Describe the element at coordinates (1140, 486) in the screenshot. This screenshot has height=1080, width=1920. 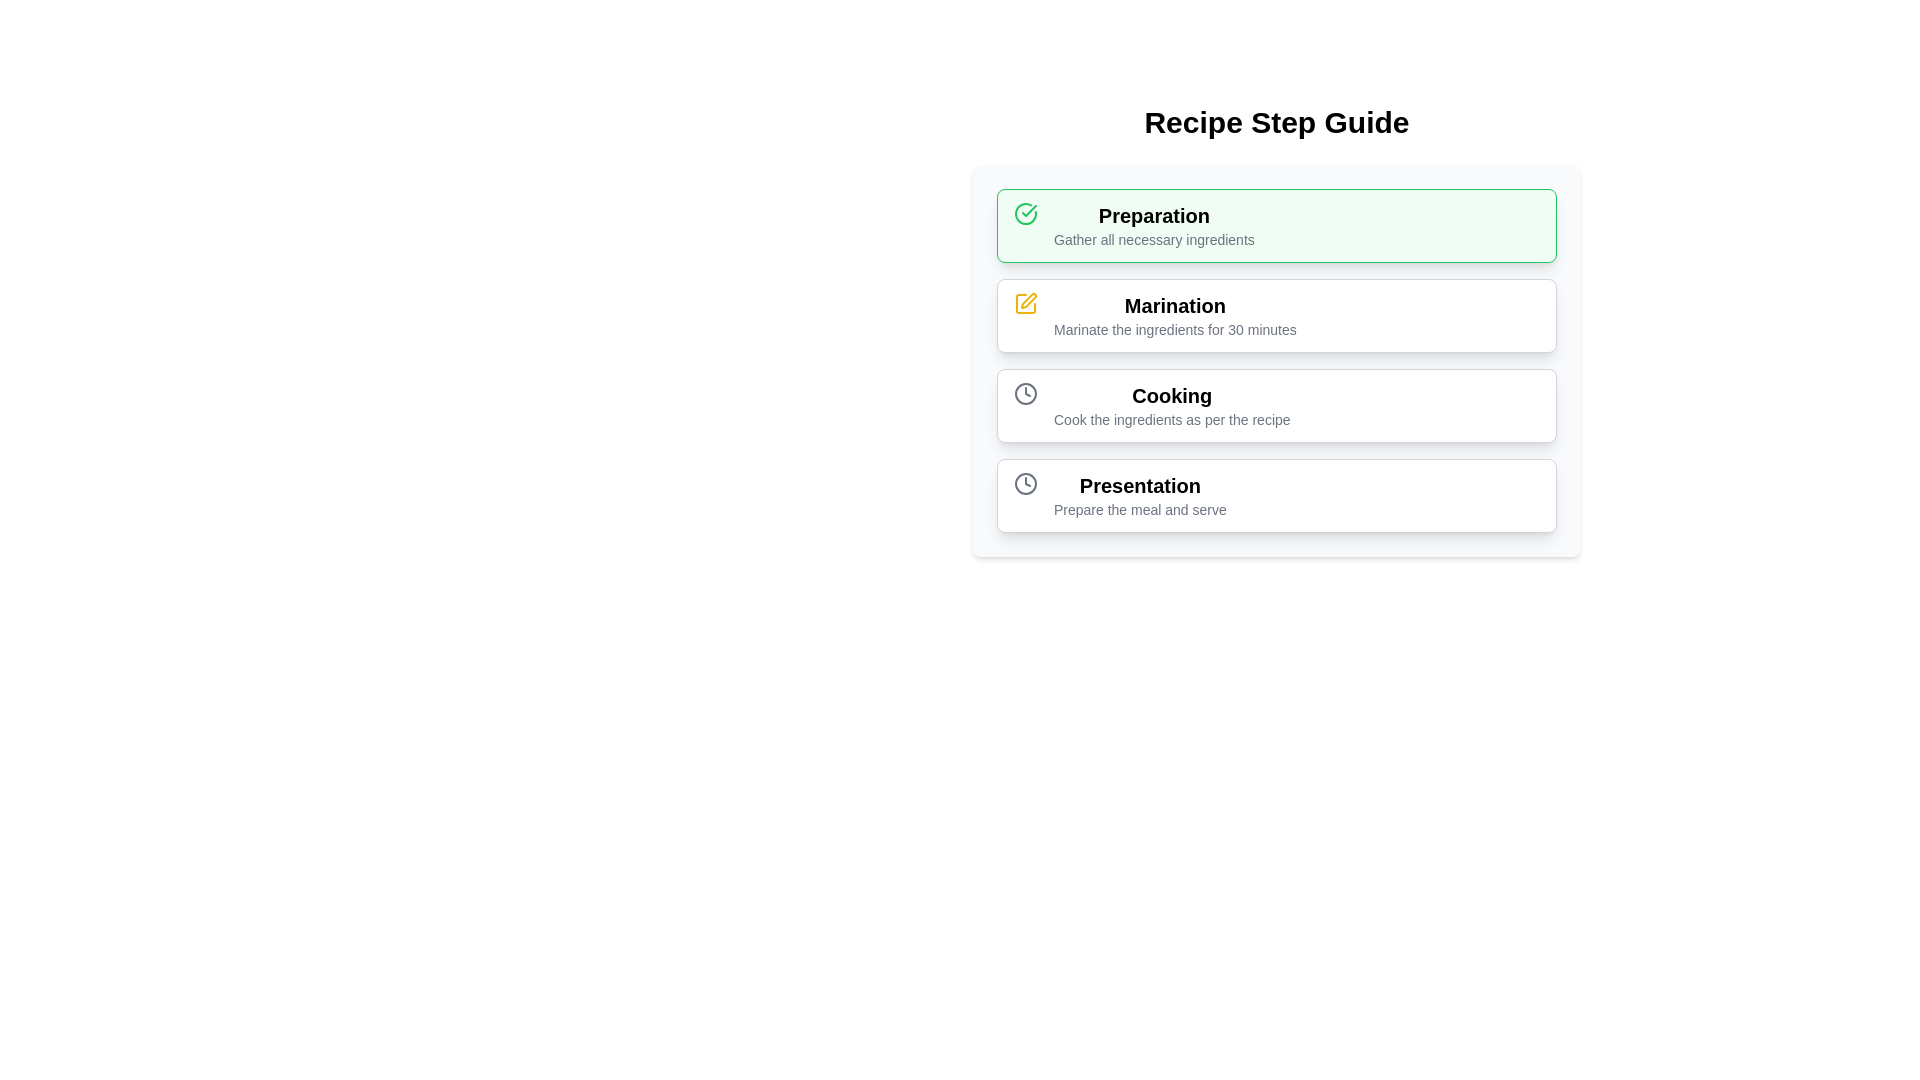
I see `the static text element titled 'Presentation', which is the heading for the final step in the 'Recipe Step Guide', located below the 'Cooking' step` at that location.